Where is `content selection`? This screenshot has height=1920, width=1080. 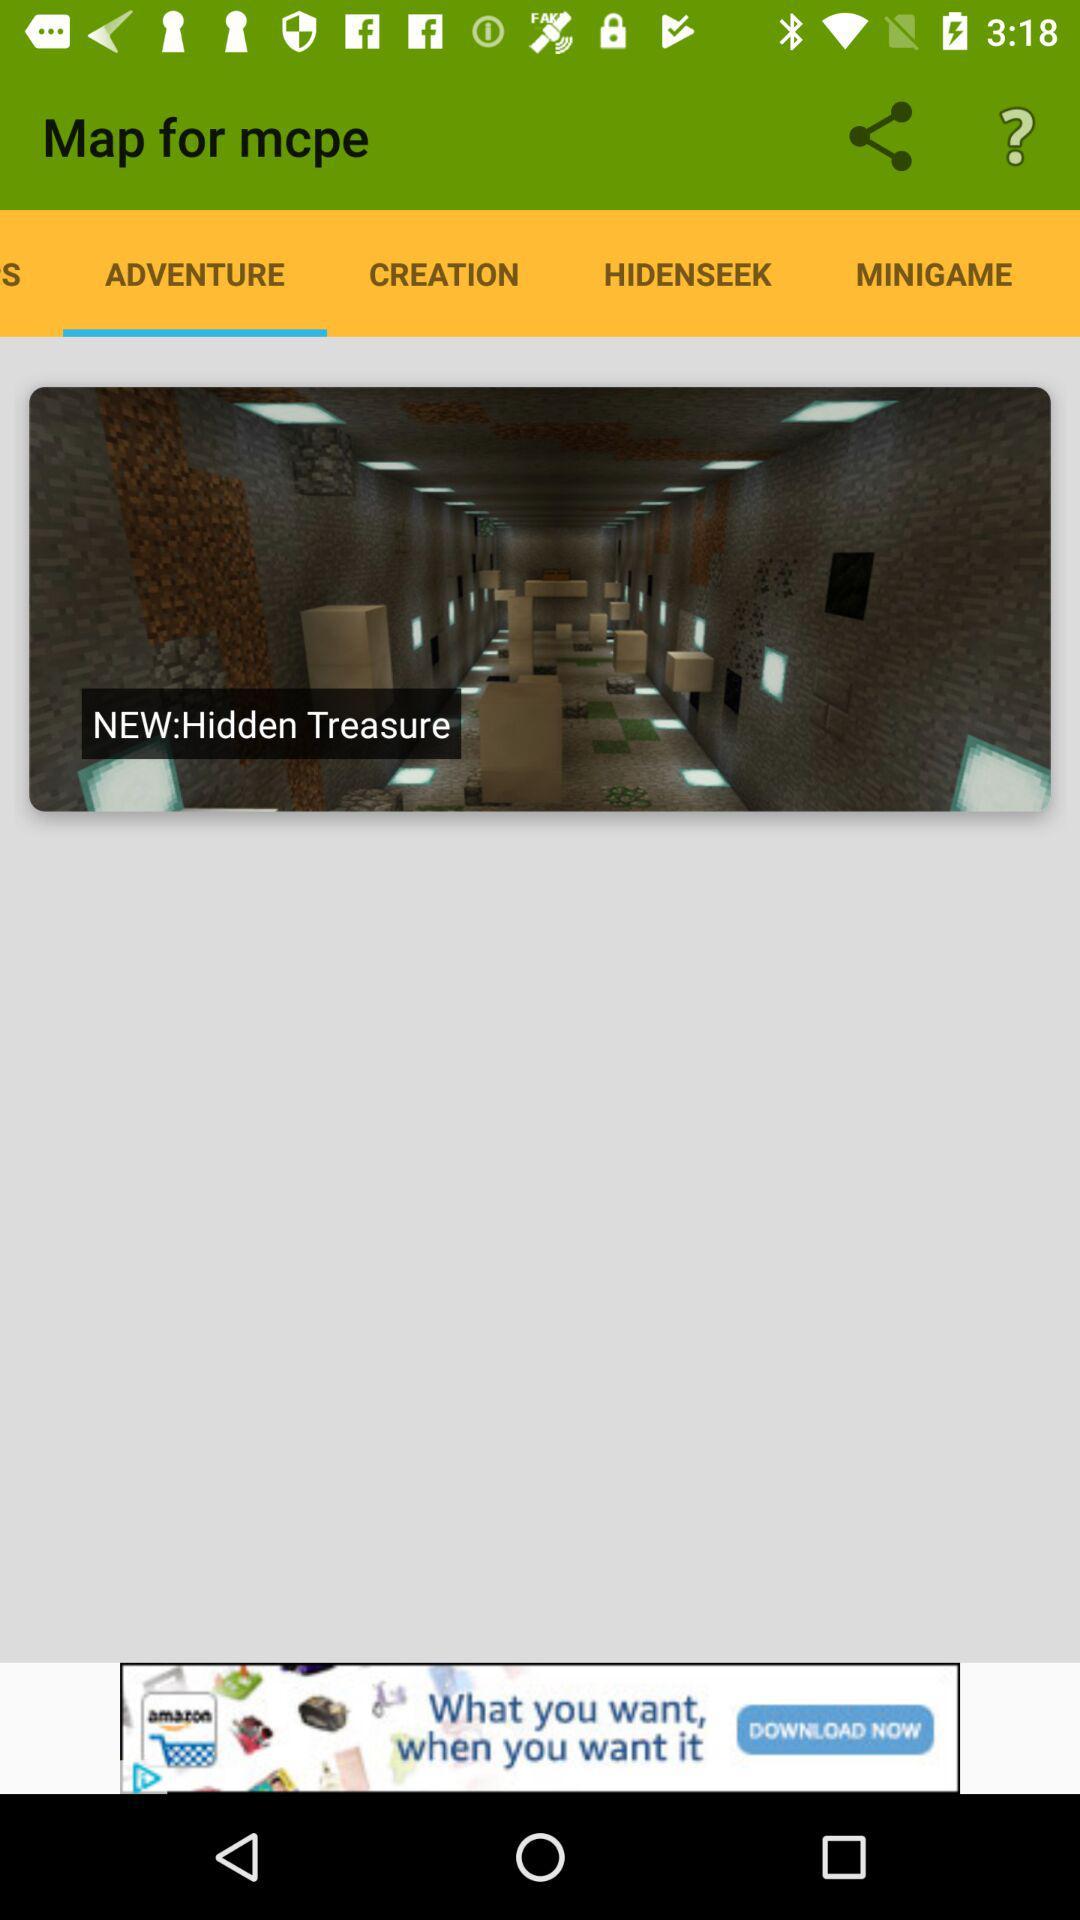 content selection is located at coordinates (540, 598).